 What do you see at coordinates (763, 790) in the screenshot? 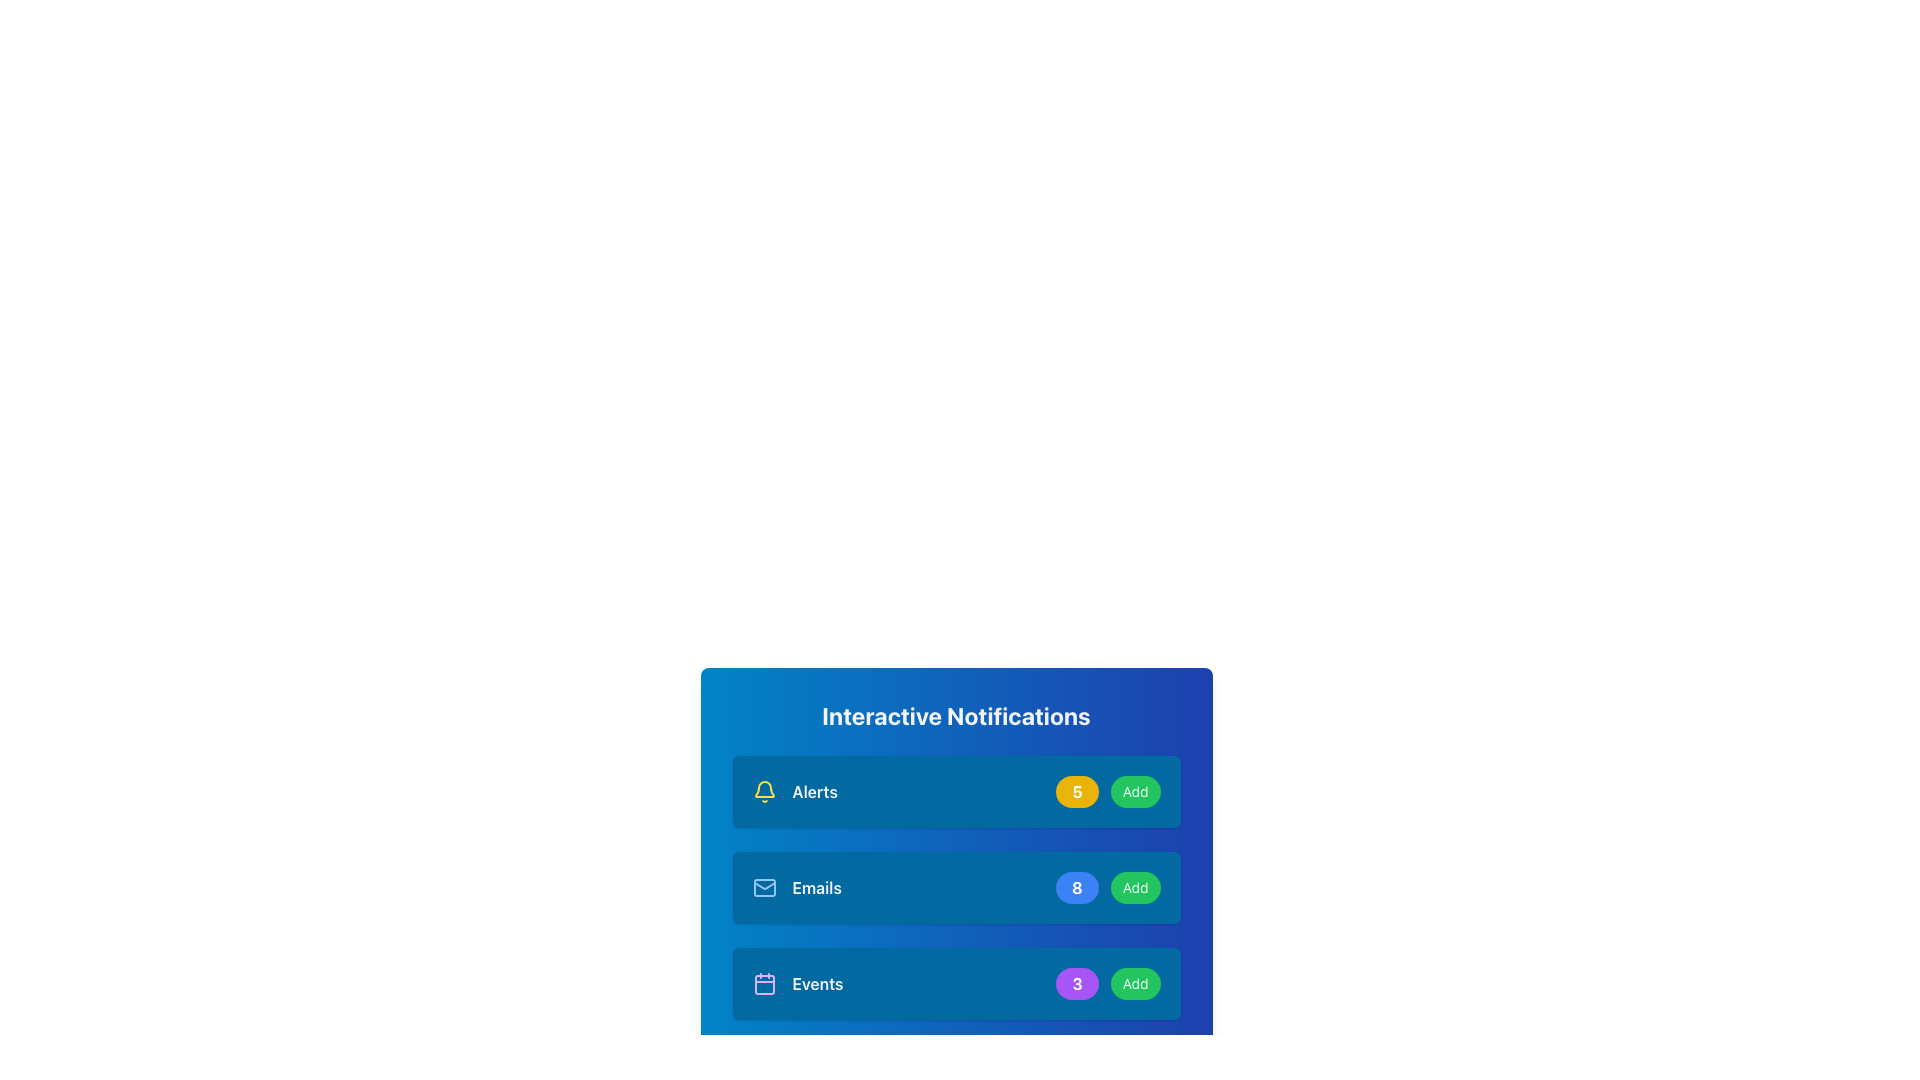
I see `the bell icon with a yellow outline and a transparent background, which is positioned to the left of the text 'Alerts' in the notifications block` at bounding box center [763, 790].